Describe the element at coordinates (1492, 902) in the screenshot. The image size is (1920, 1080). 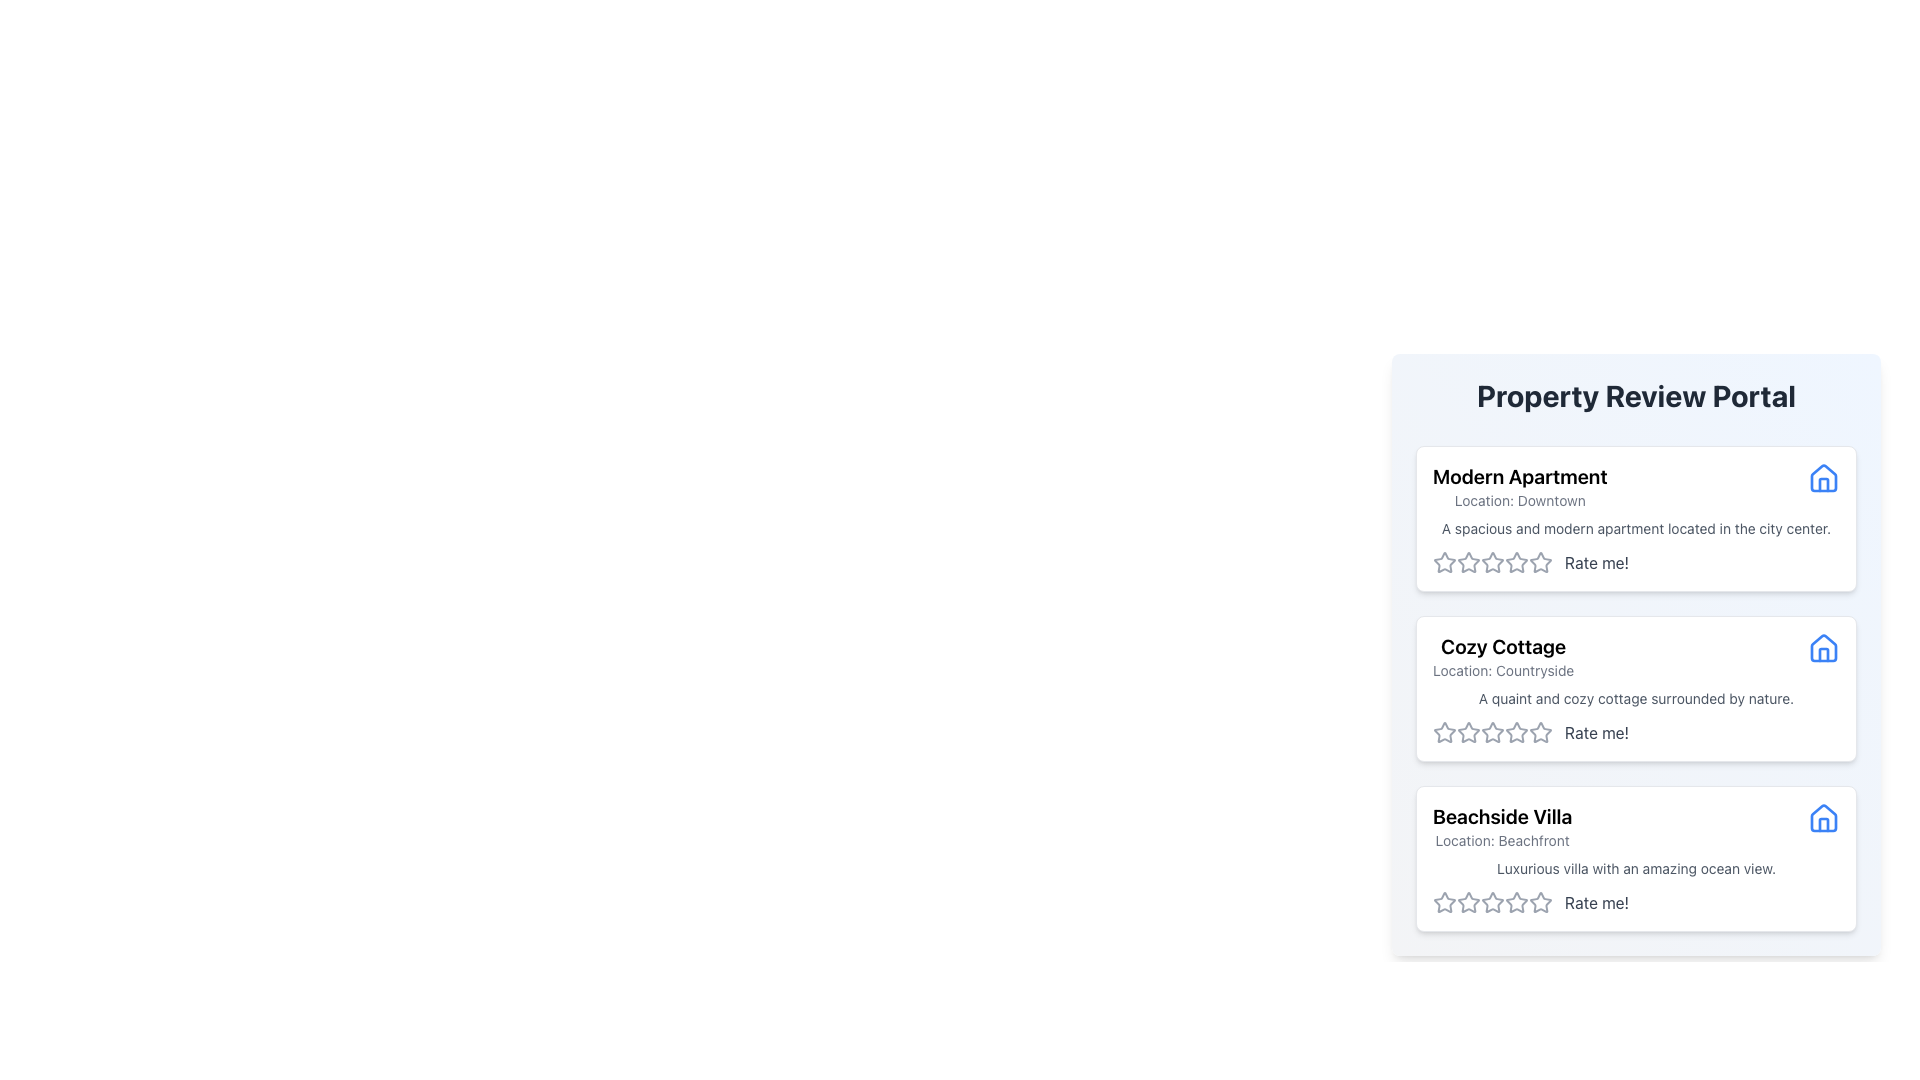
I see `the fourth star icon in the rating sequence of the 'Beachside Villa' card` at that location.